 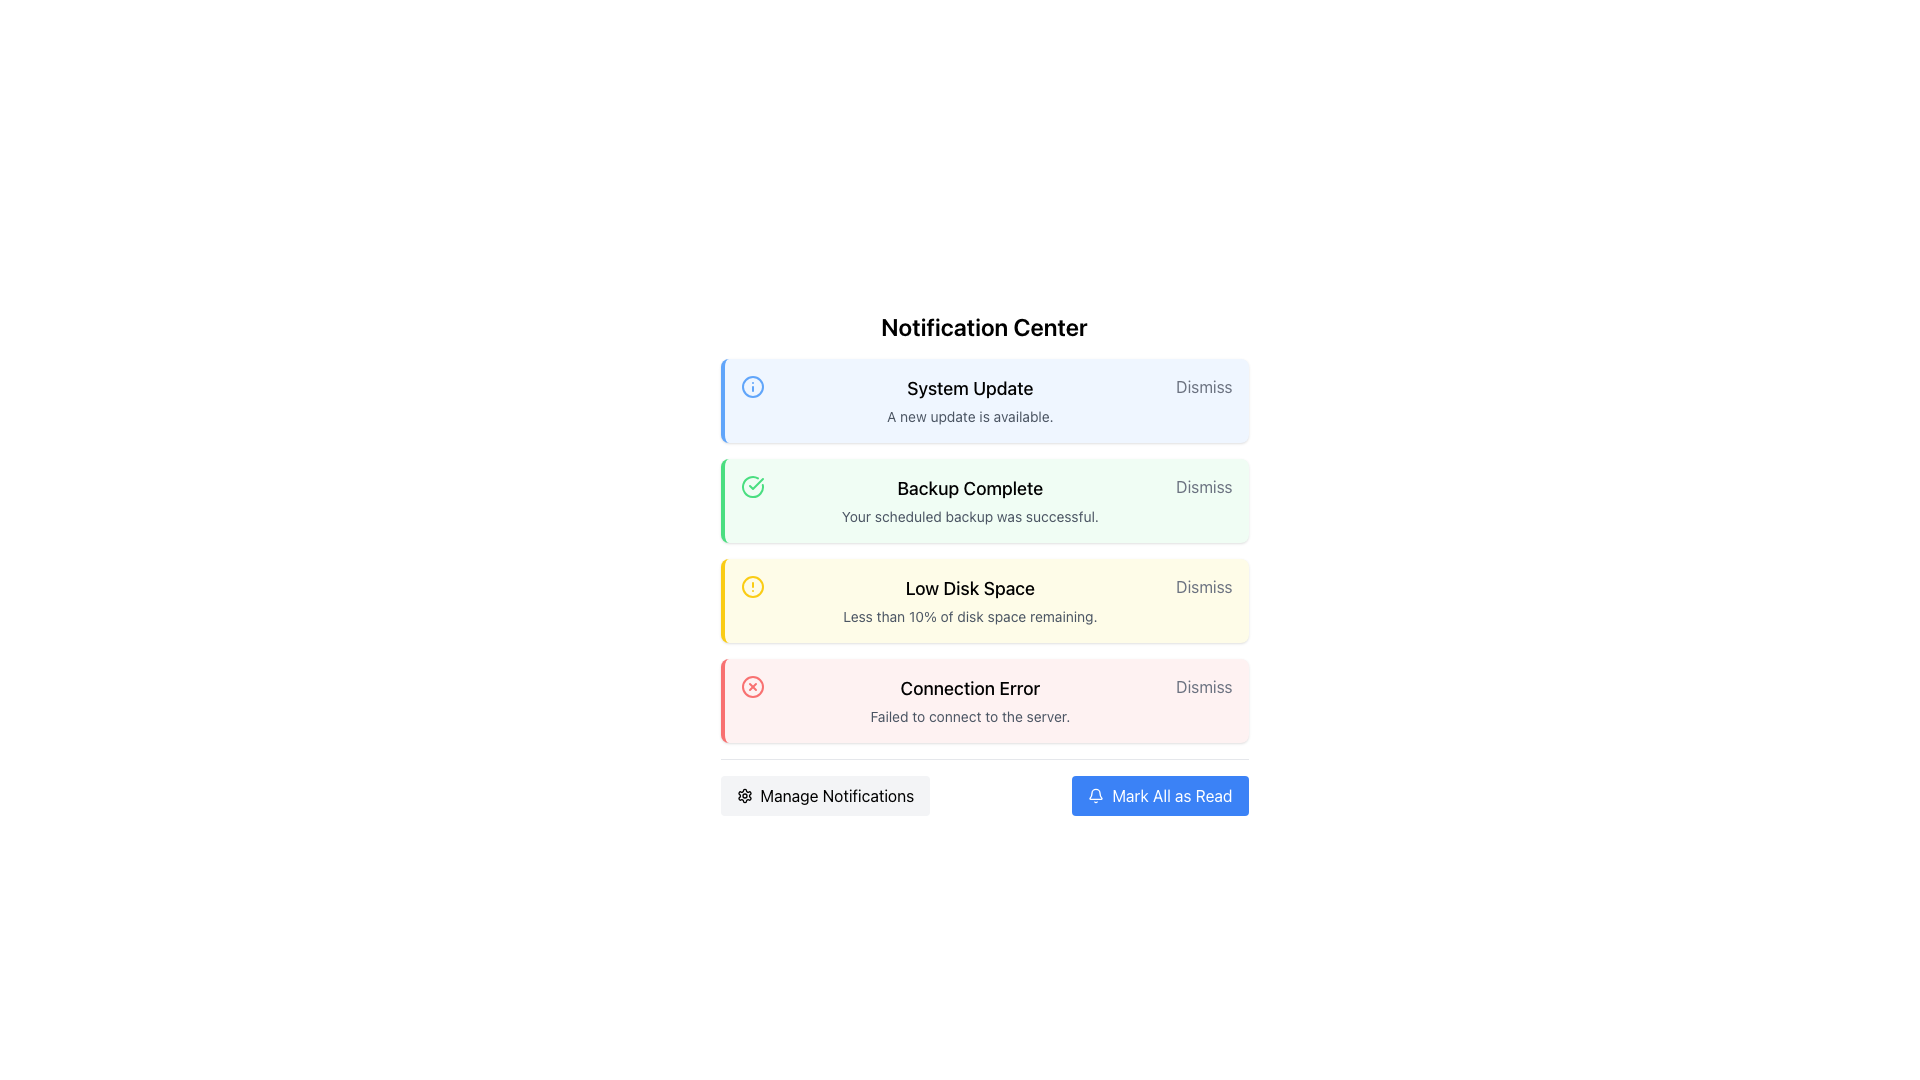 What do you see at coordinates (751, 386) in the screenshot?
I see `the small circular shape located within the blue-colored status notification icon of the 'System Update' section in the notification center` at bounding box center [751, 386].